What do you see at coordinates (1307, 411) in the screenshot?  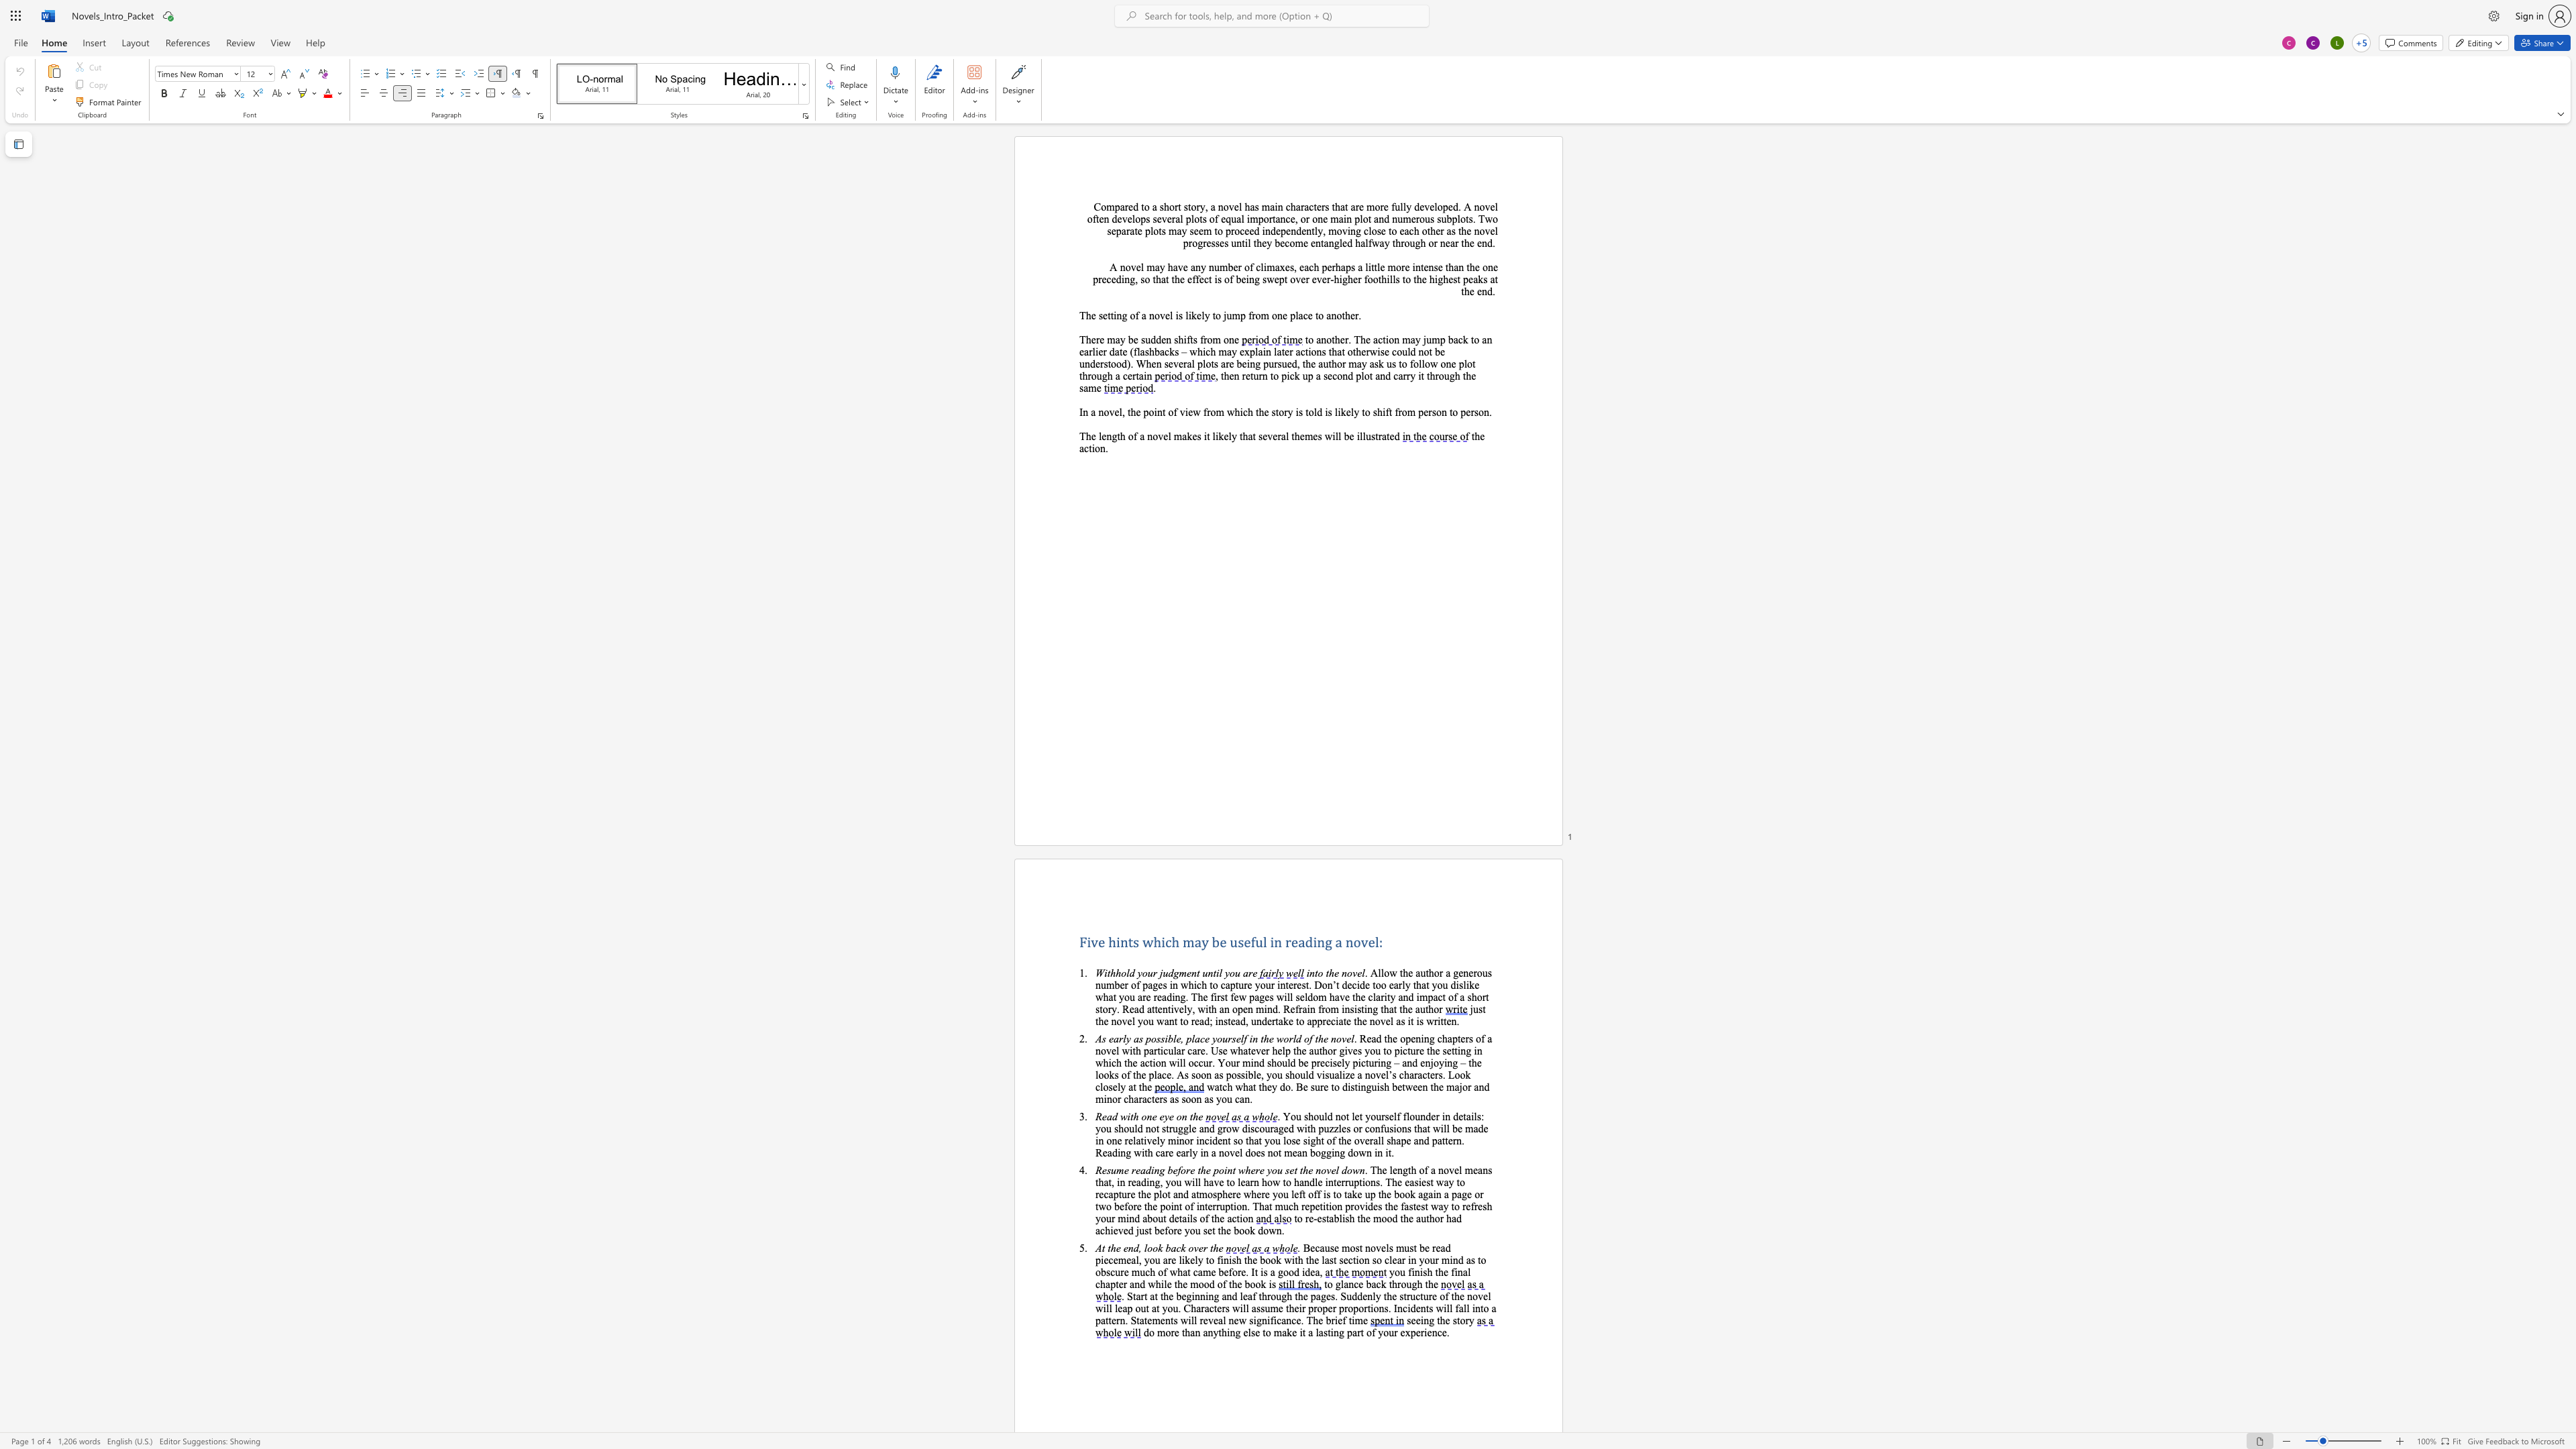 I see `the 5th character "t" in the text` at bounding box center [1307, 411].